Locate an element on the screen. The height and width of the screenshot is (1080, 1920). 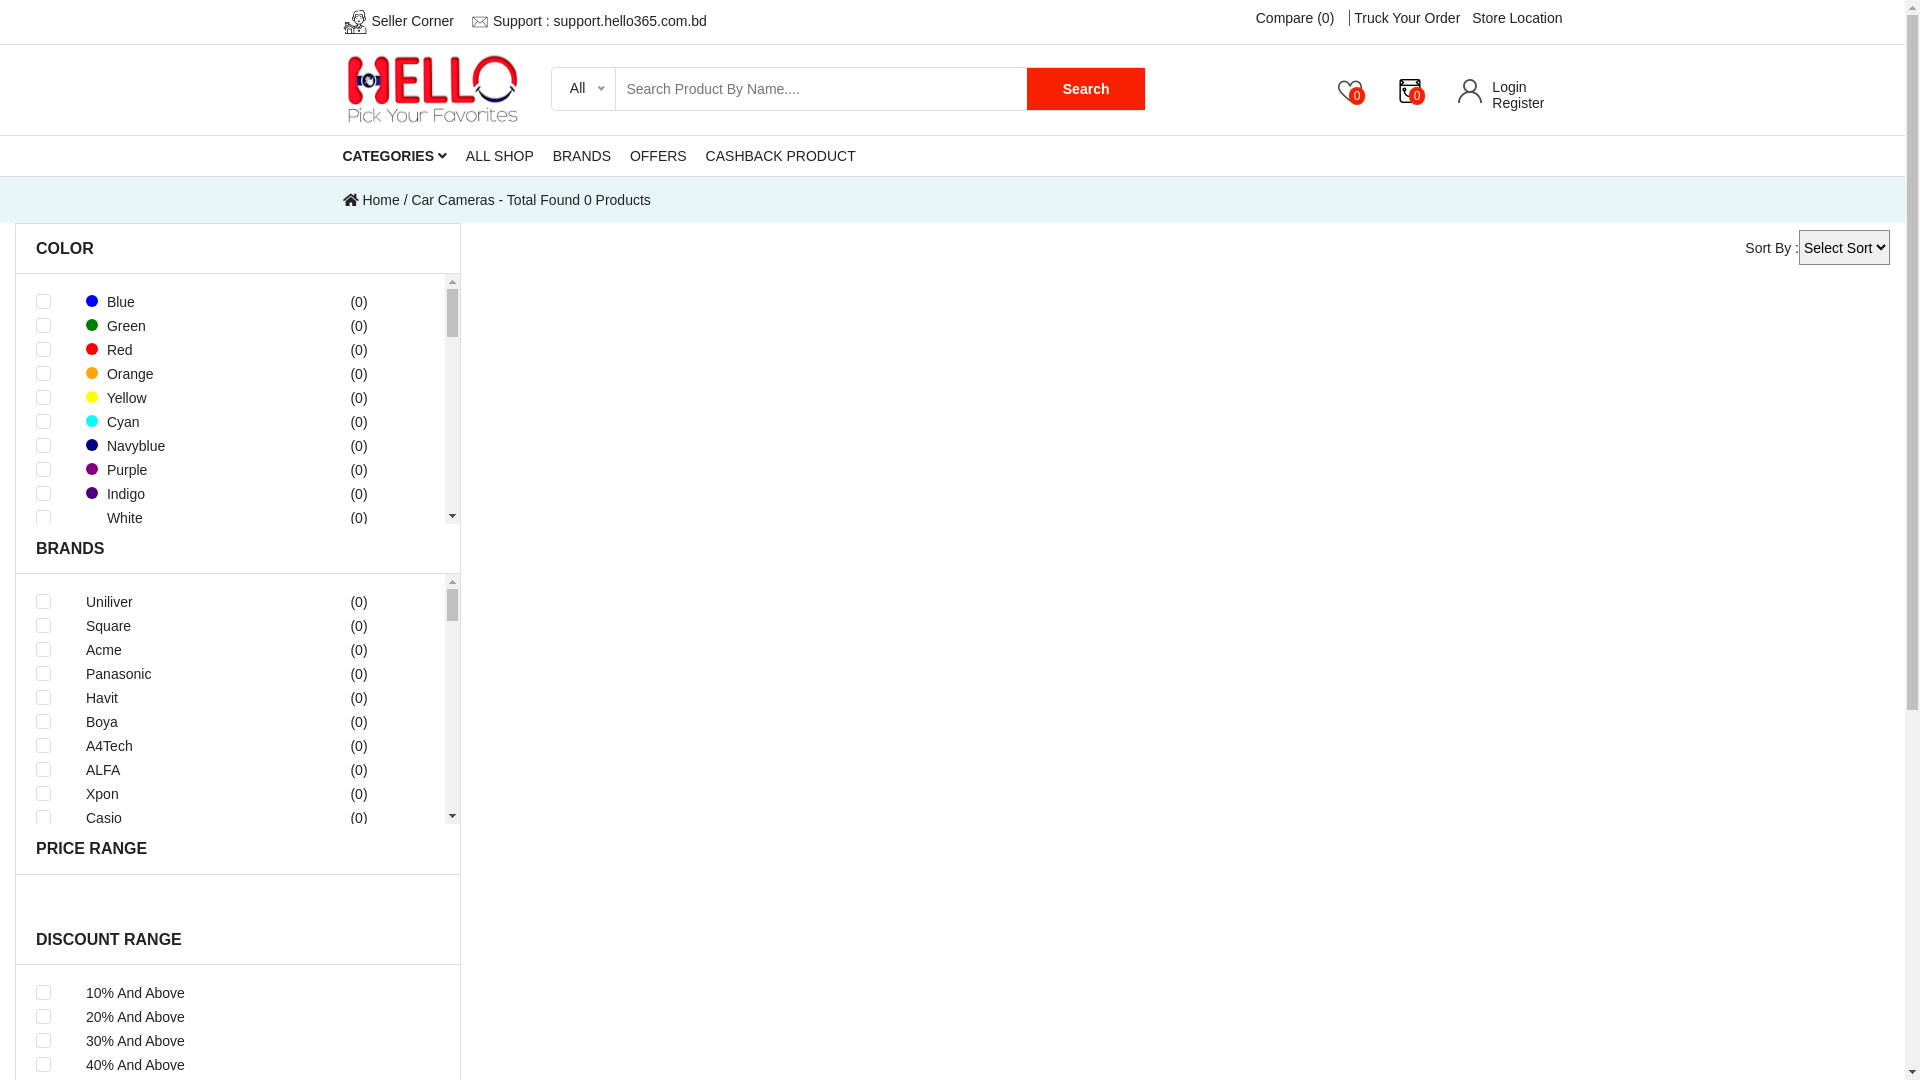
'Red' is located at coordinates (35, 349).